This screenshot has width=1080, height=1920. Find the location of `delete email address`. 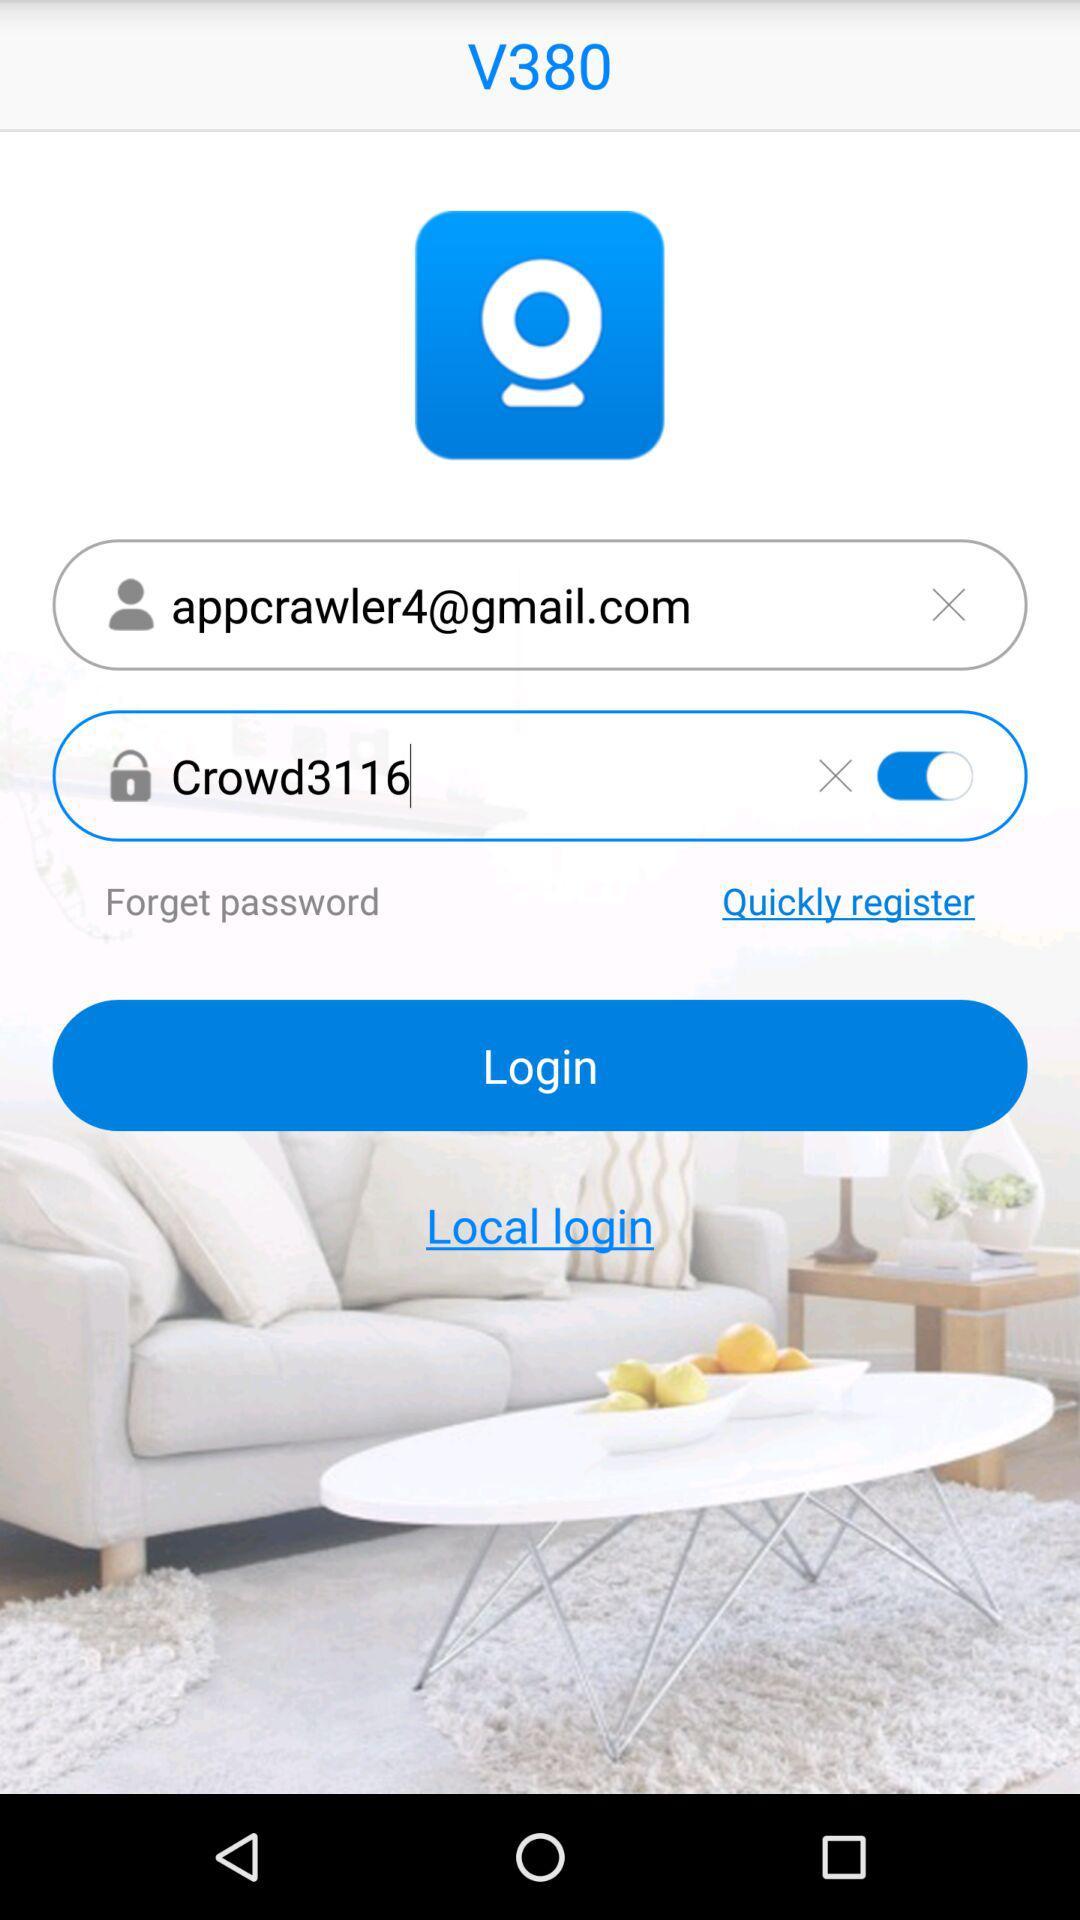

delete email address is located at coordinates (947, 603).